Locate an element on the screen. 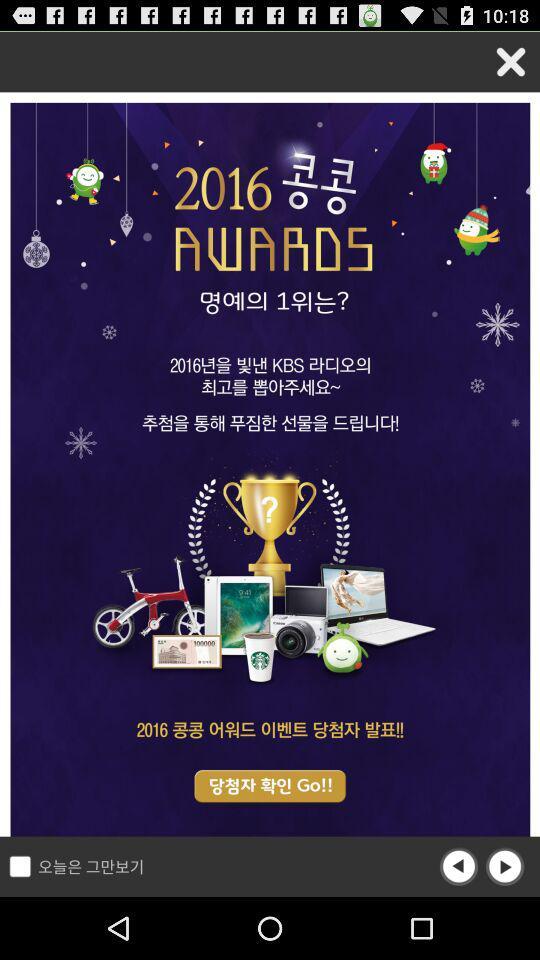 Image resolution: width=540 pixels, height=960 pixels. the arrow_backward icon is located at coordinates (459, 927).